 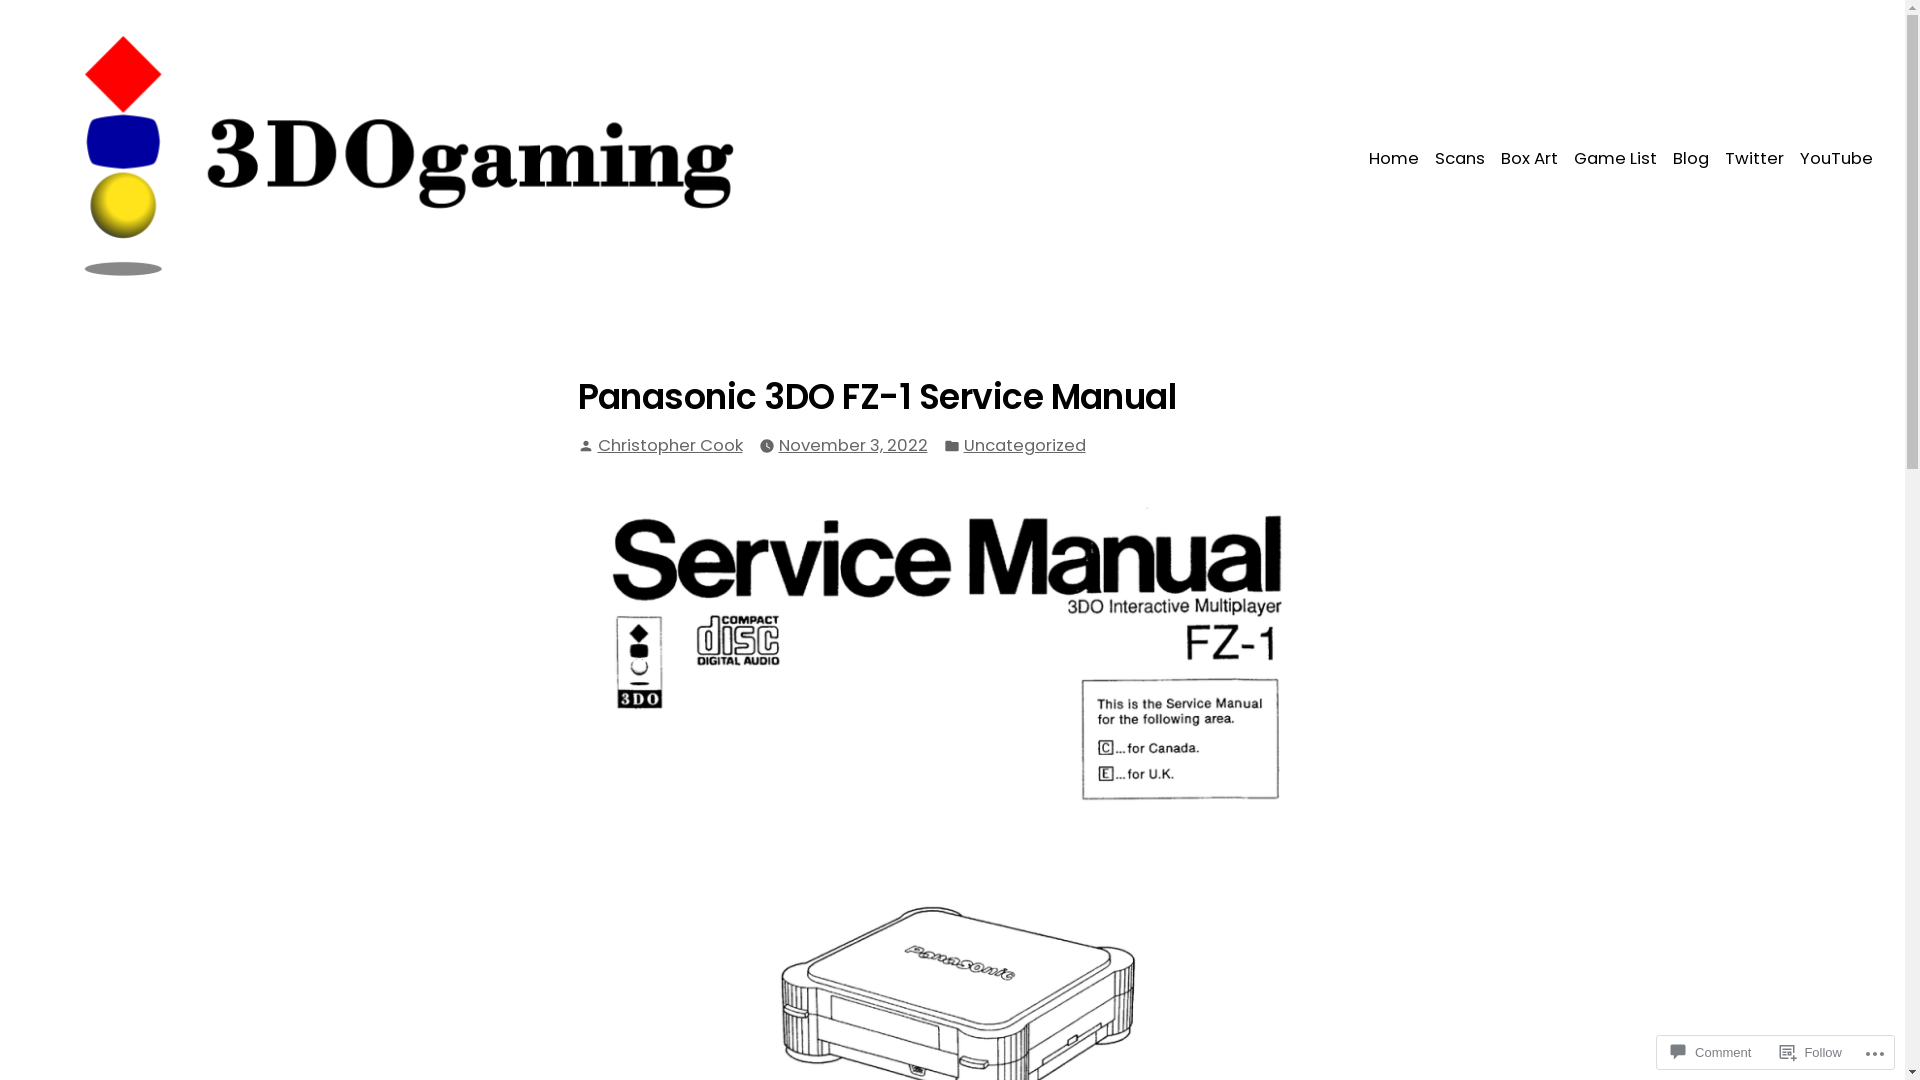 I want to click on 'Box Art', so click(x=1528, y=158).